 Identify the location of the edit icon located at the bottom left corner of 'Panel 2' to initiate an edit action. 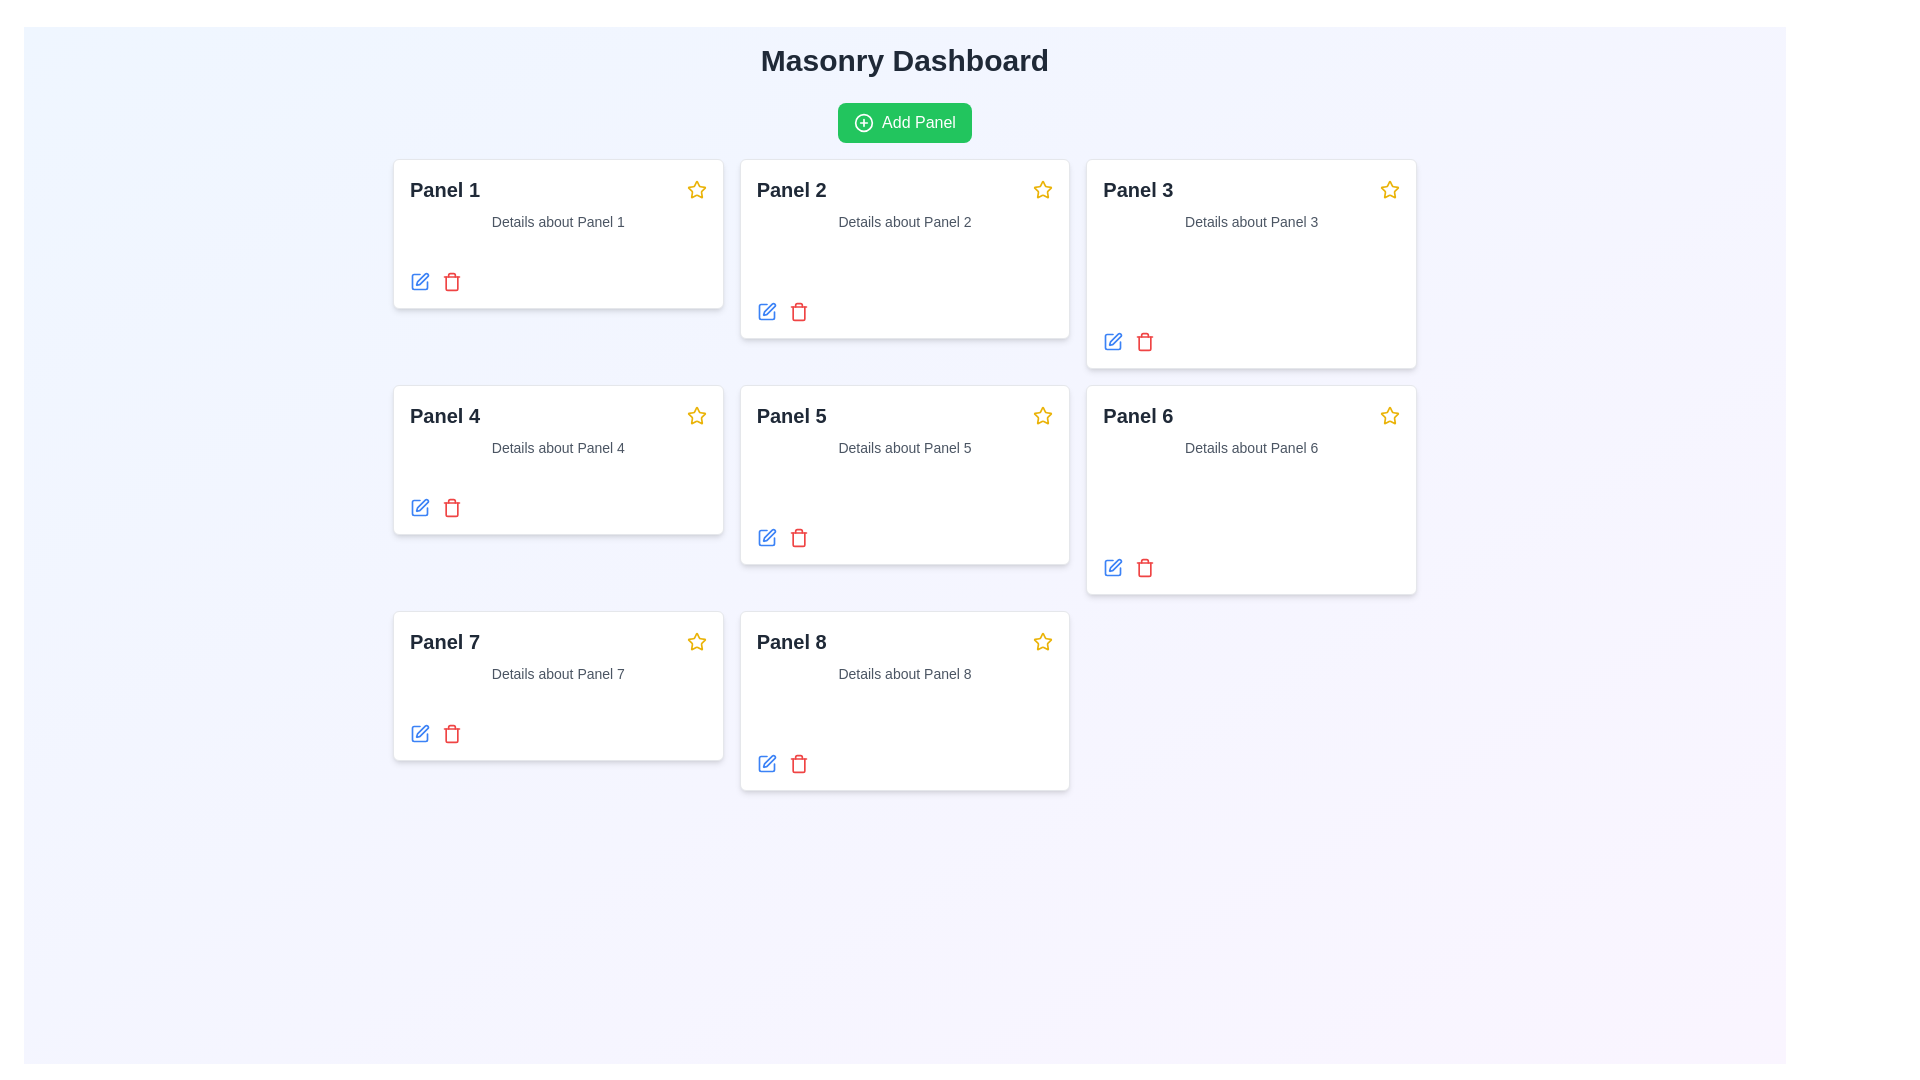
(768, 309).